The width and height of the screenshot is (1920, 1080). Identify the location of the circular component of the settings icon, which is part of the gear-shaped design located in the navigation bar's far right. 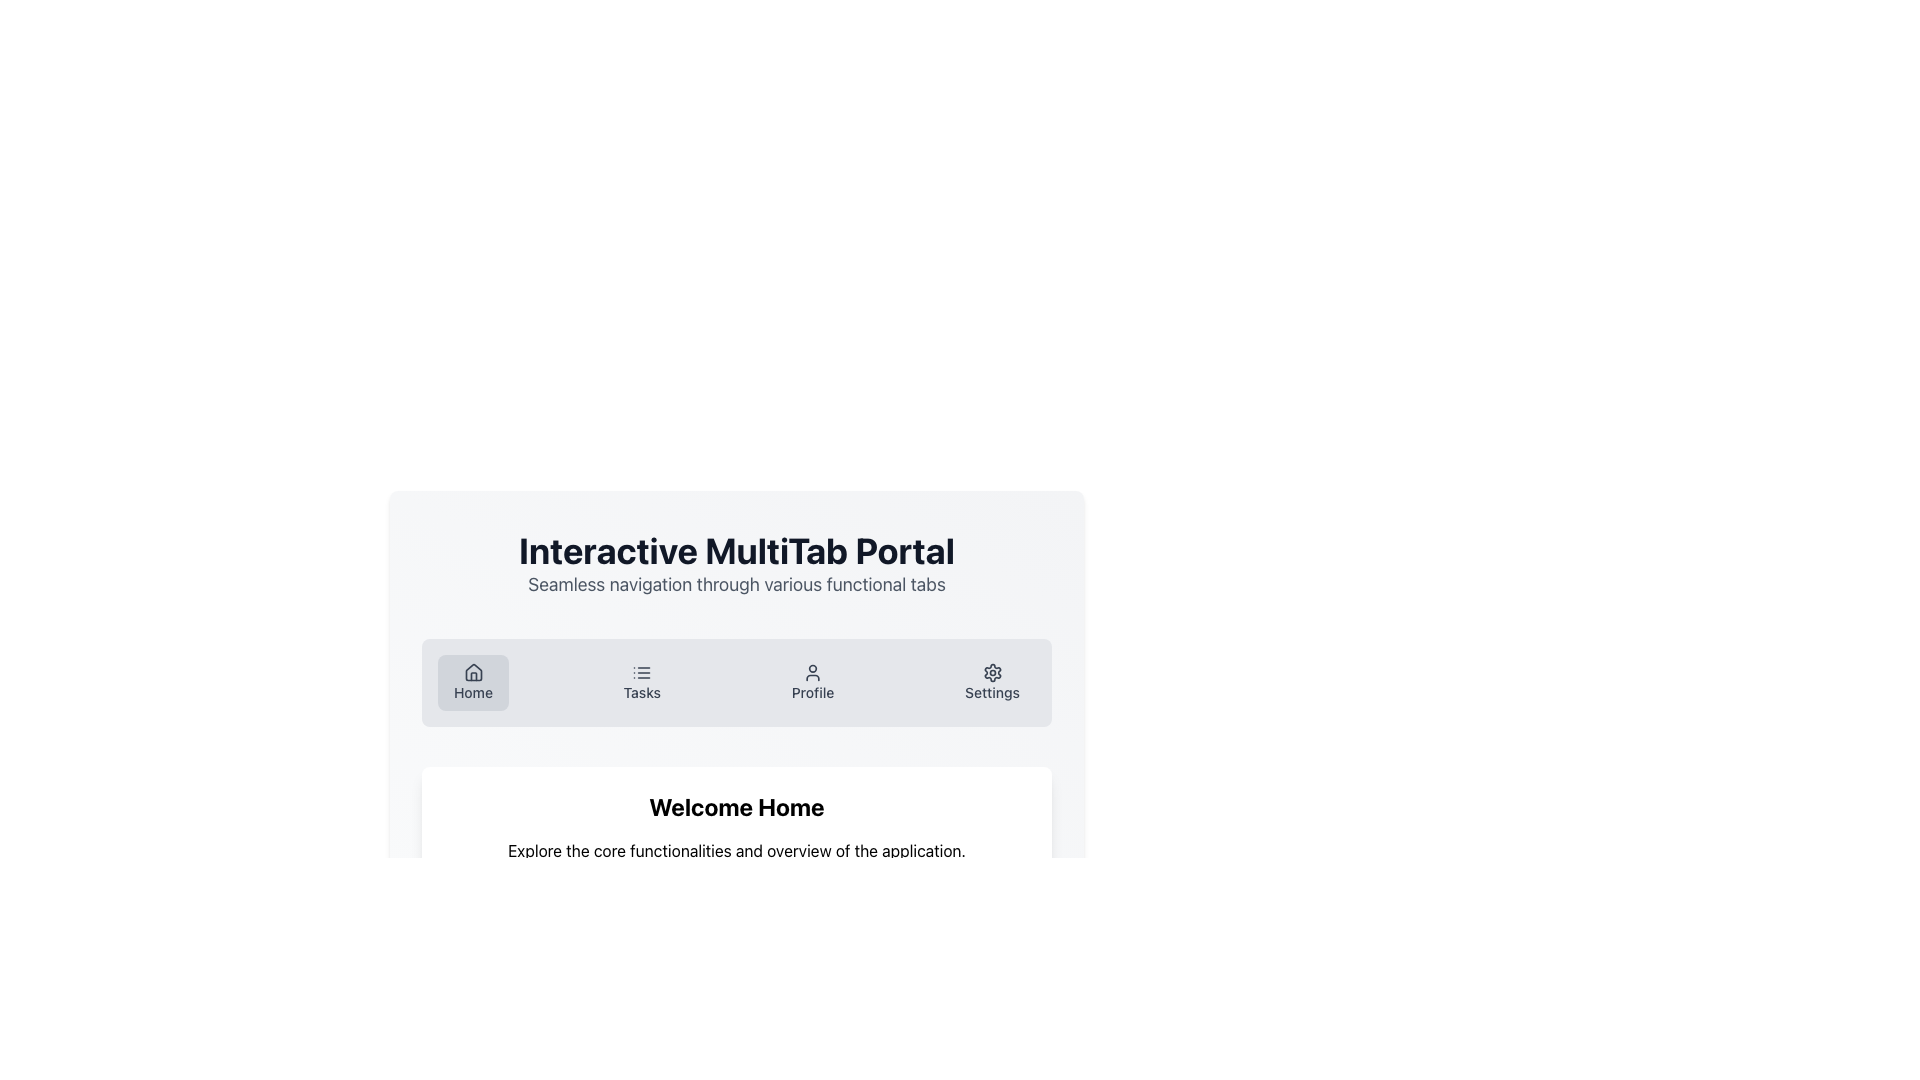
(992, 672).